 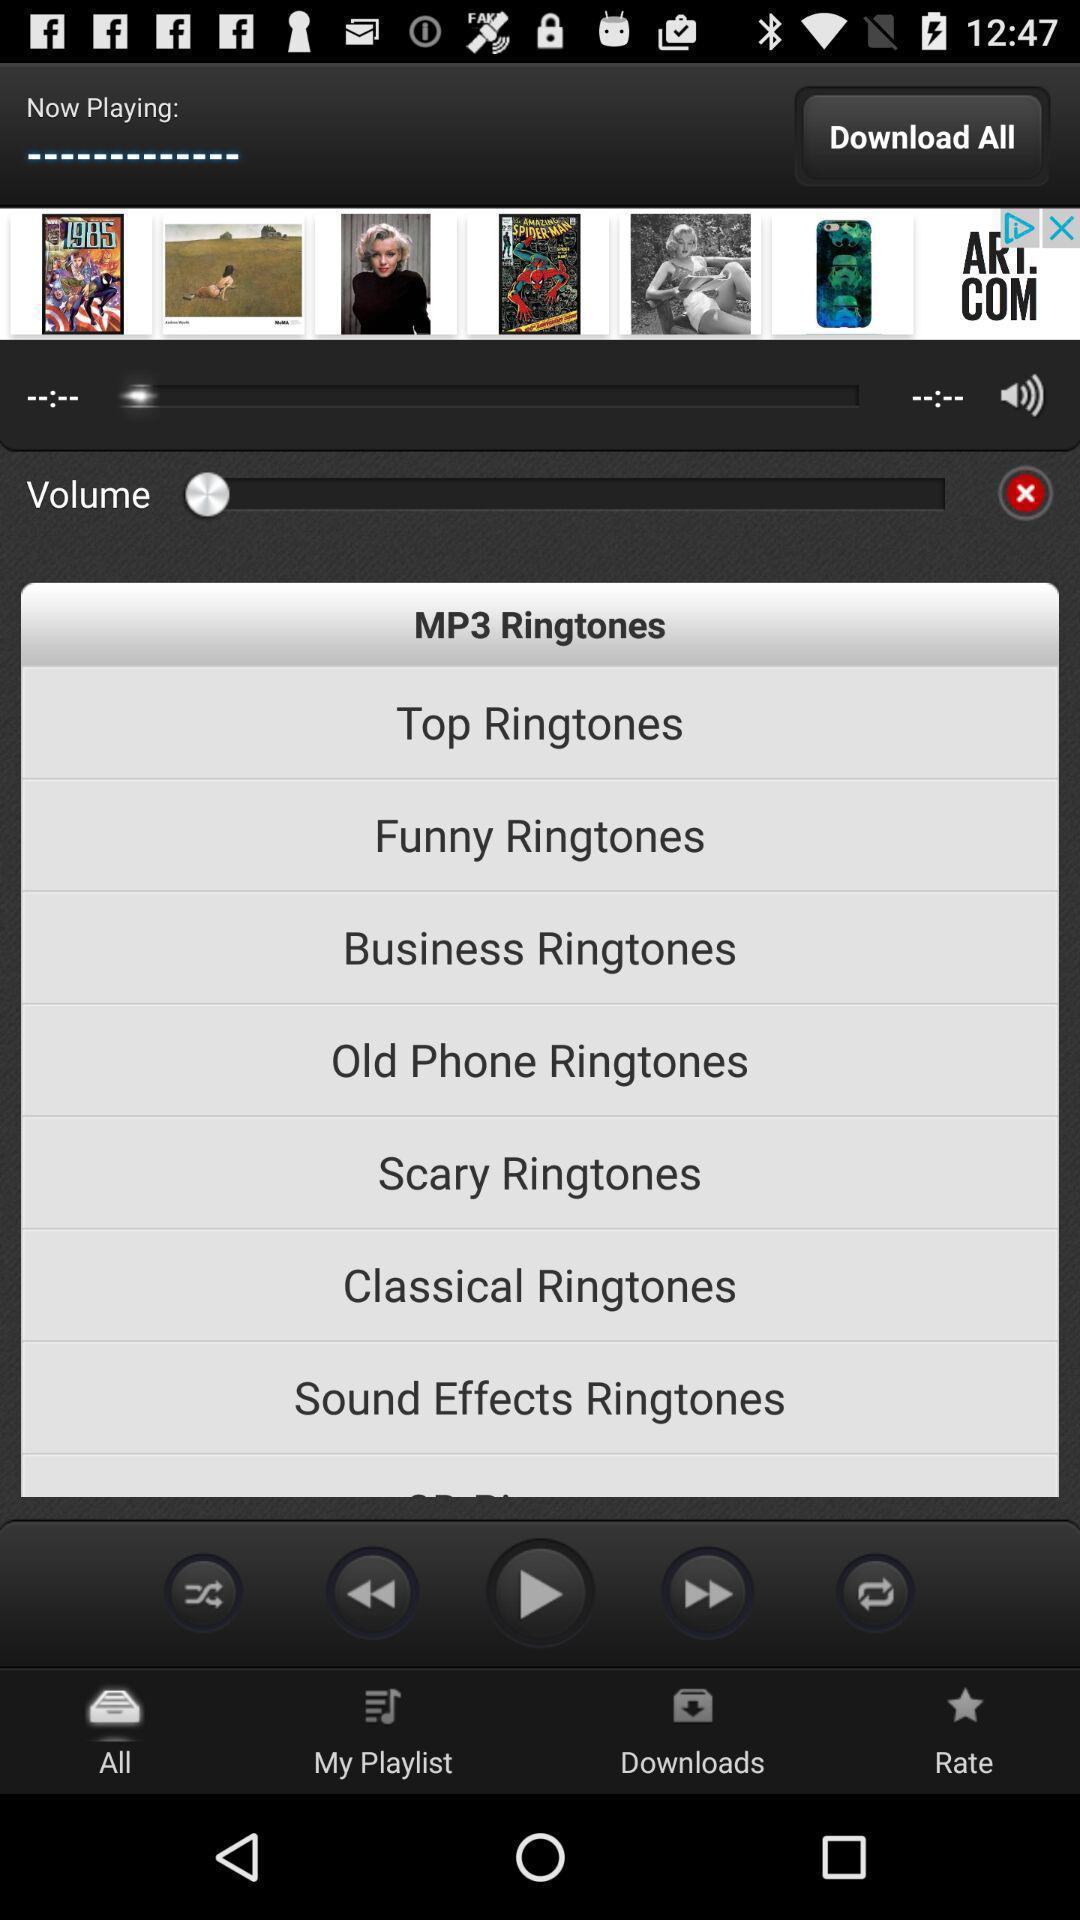 I want to click on the av_rewind icon, so click(x=371, y=1703).